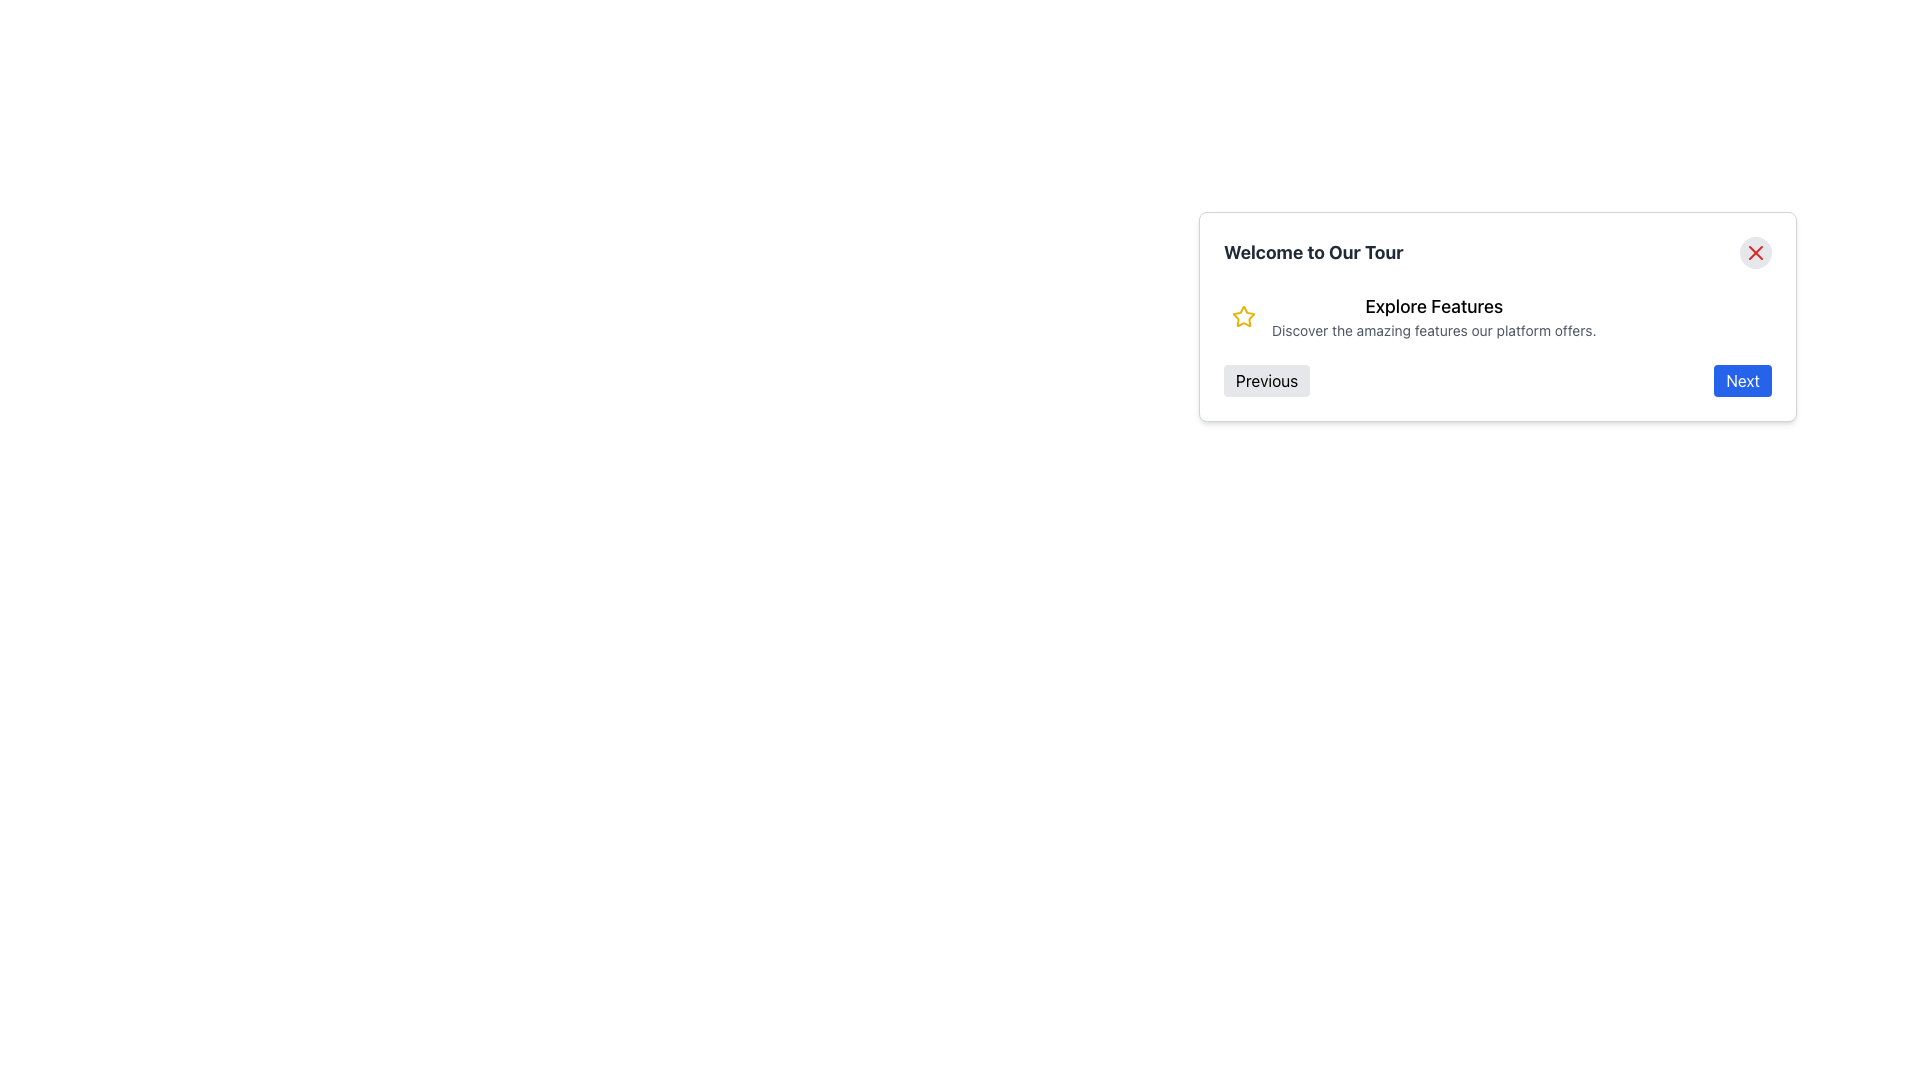 This screenshot has width=1920, height=1080. I want to click on the button located in the bottom-right corner of the pop-up UI, so click(1742, 381).